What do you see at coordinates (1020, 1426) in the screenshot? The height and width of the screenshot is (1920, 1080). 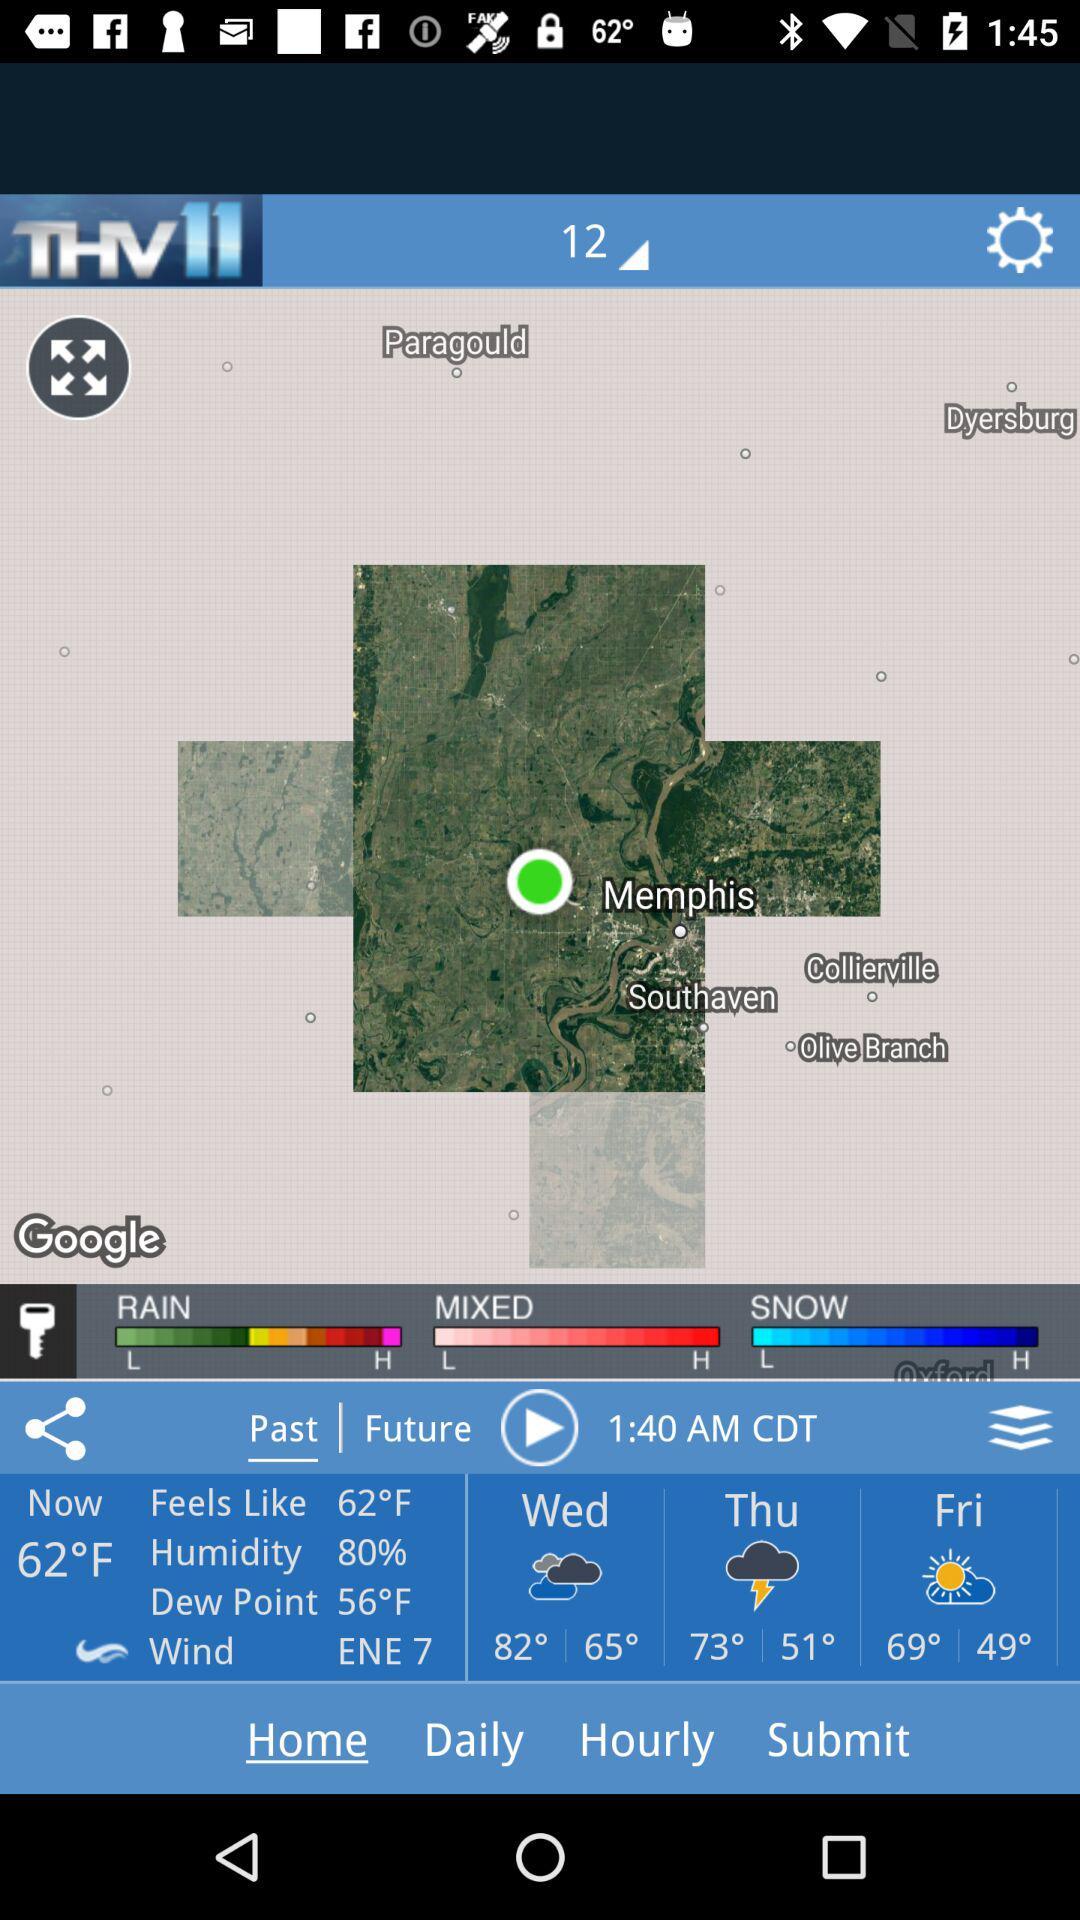 I see `the layers icon` at bounding box center [1020, 1426].